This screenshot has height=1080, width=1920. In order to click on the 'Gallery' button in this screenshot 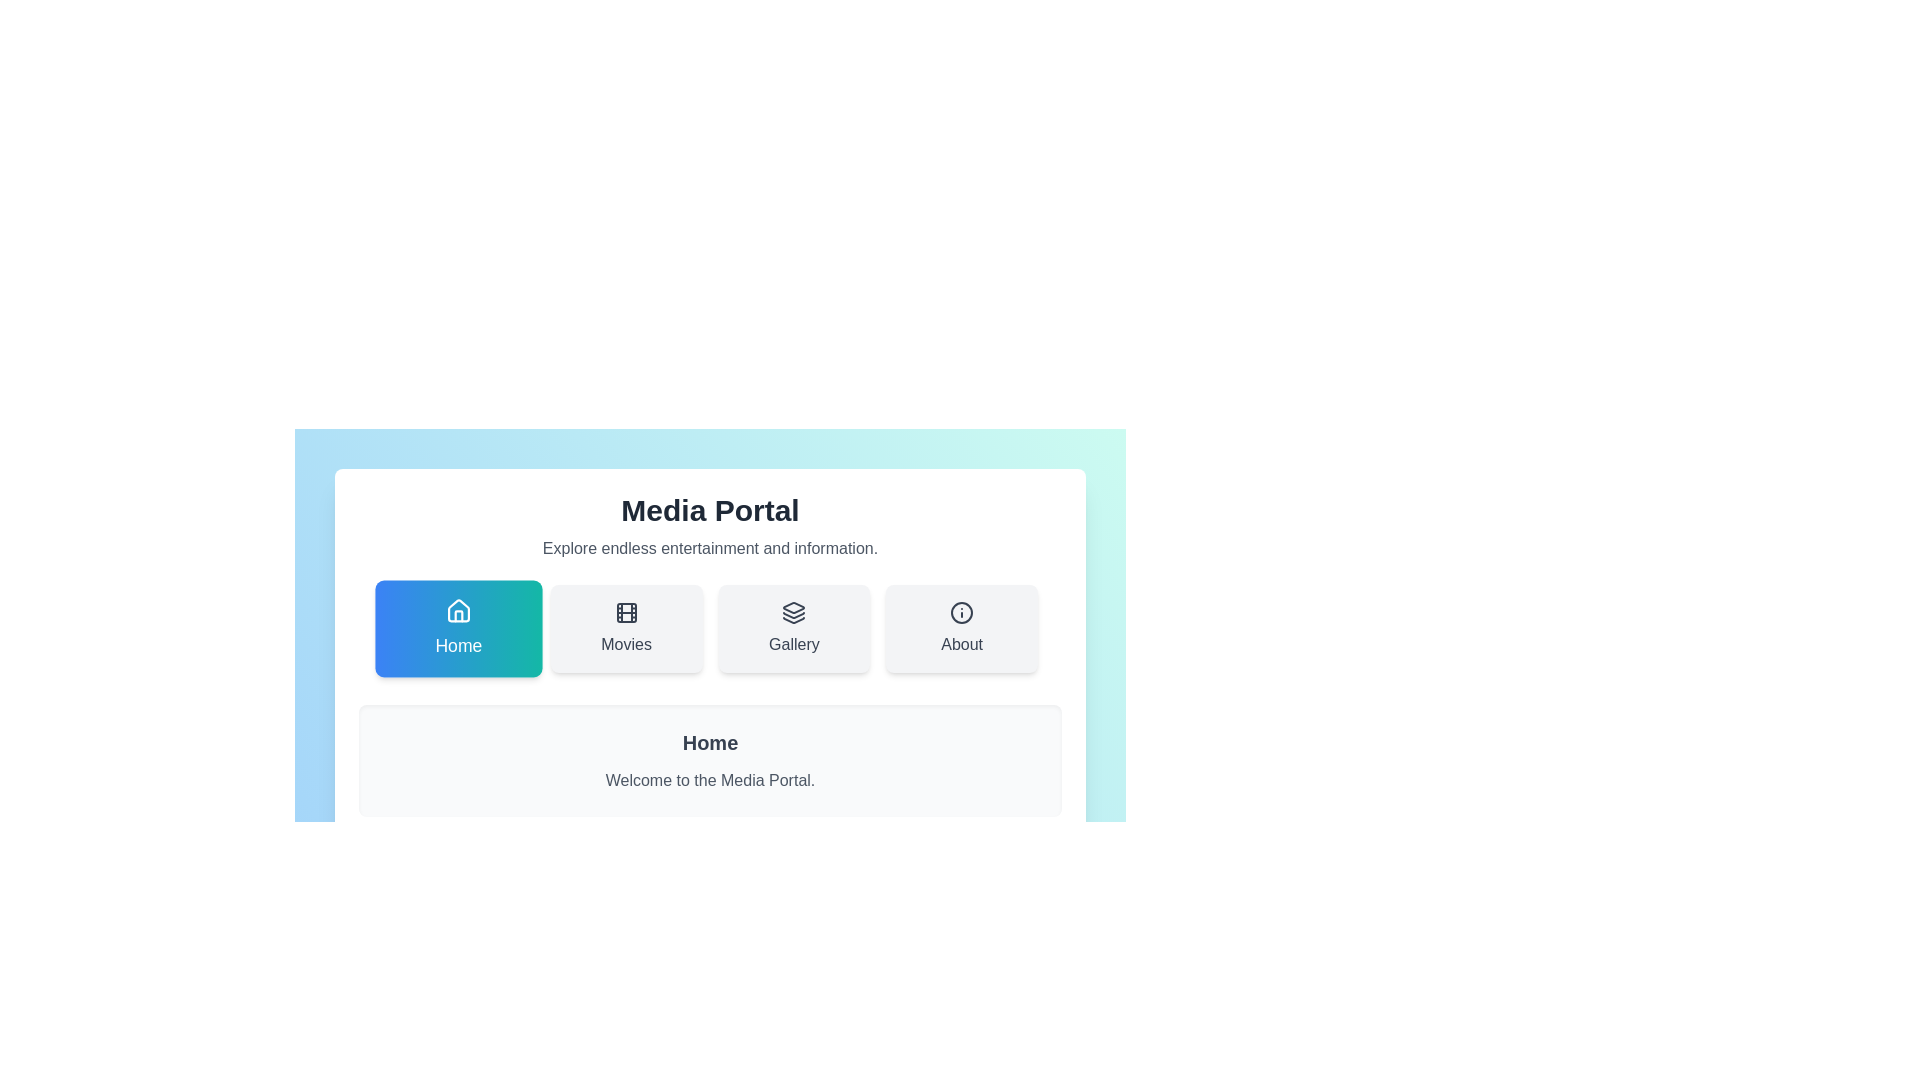, I will do `click(793, 627)`.